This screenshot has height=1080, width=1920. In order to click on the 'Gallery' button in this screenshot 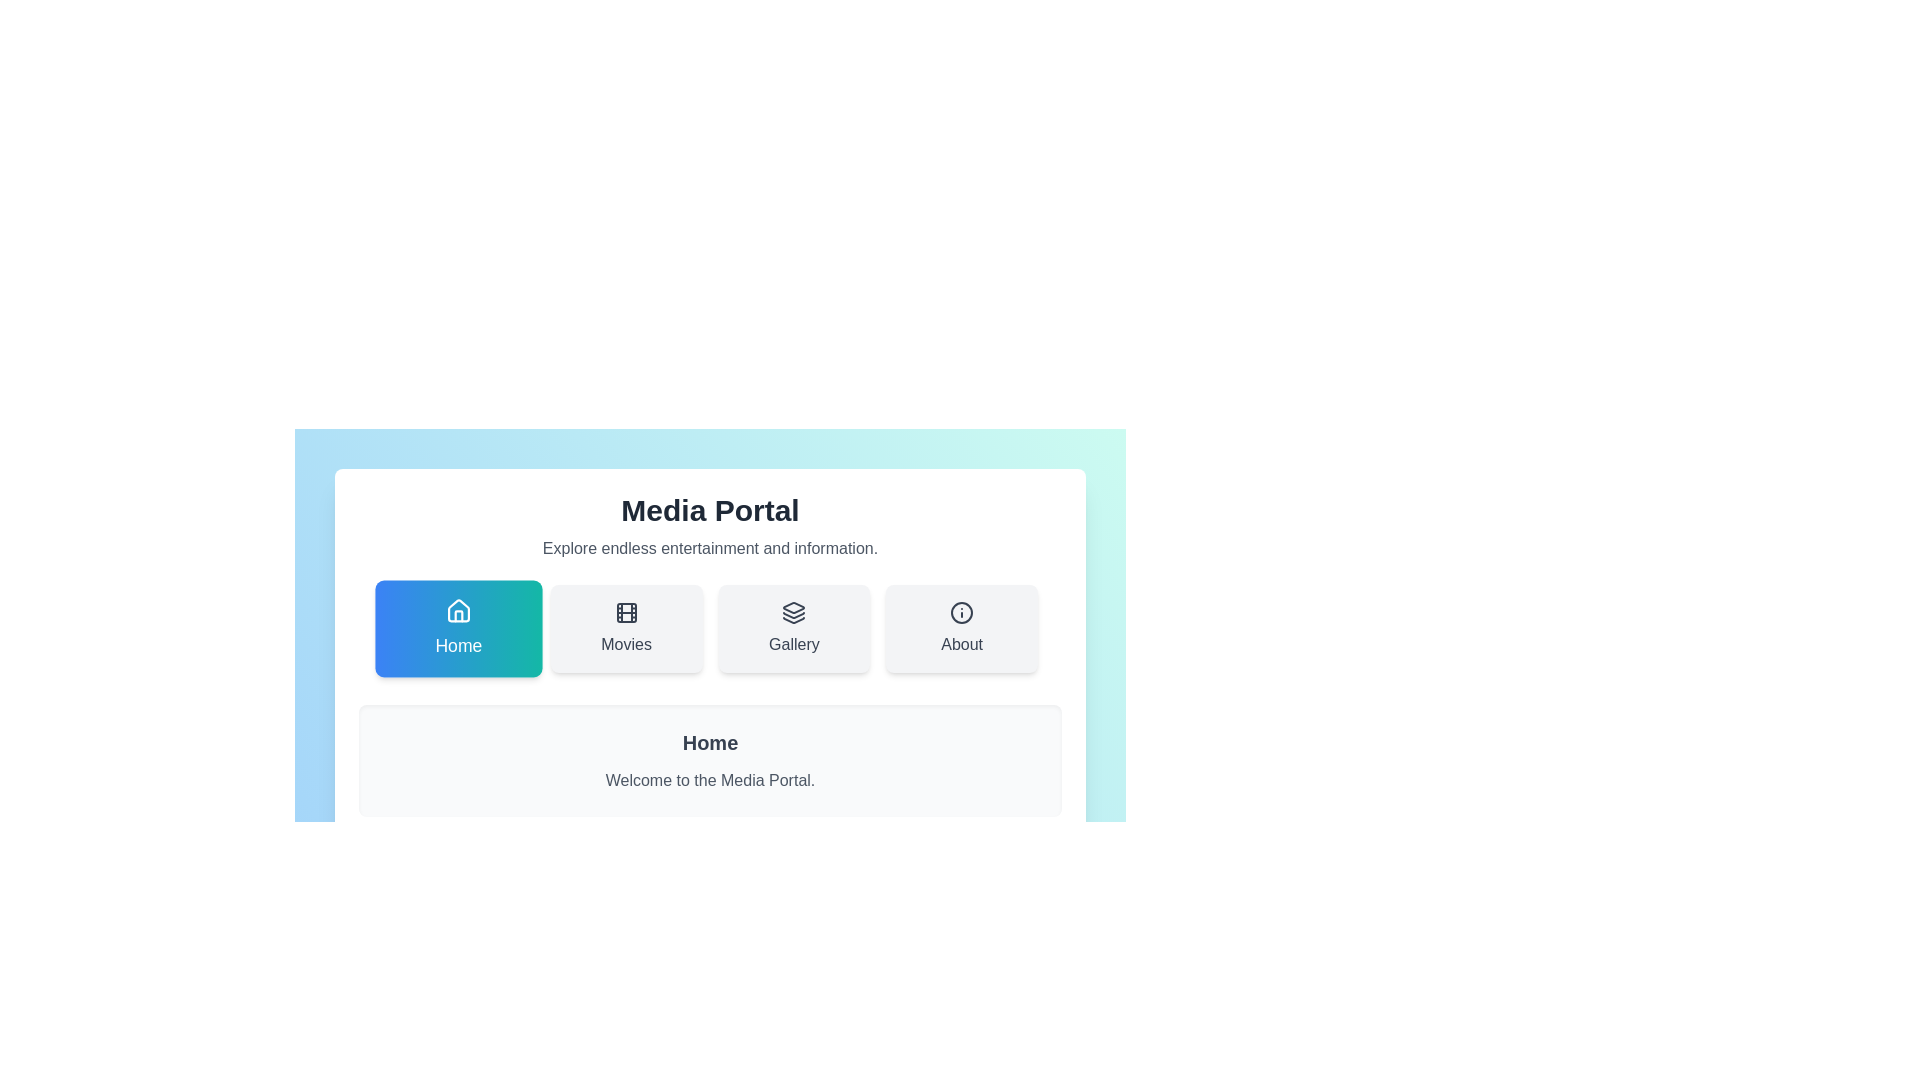, I will do `click(793, 627)`.